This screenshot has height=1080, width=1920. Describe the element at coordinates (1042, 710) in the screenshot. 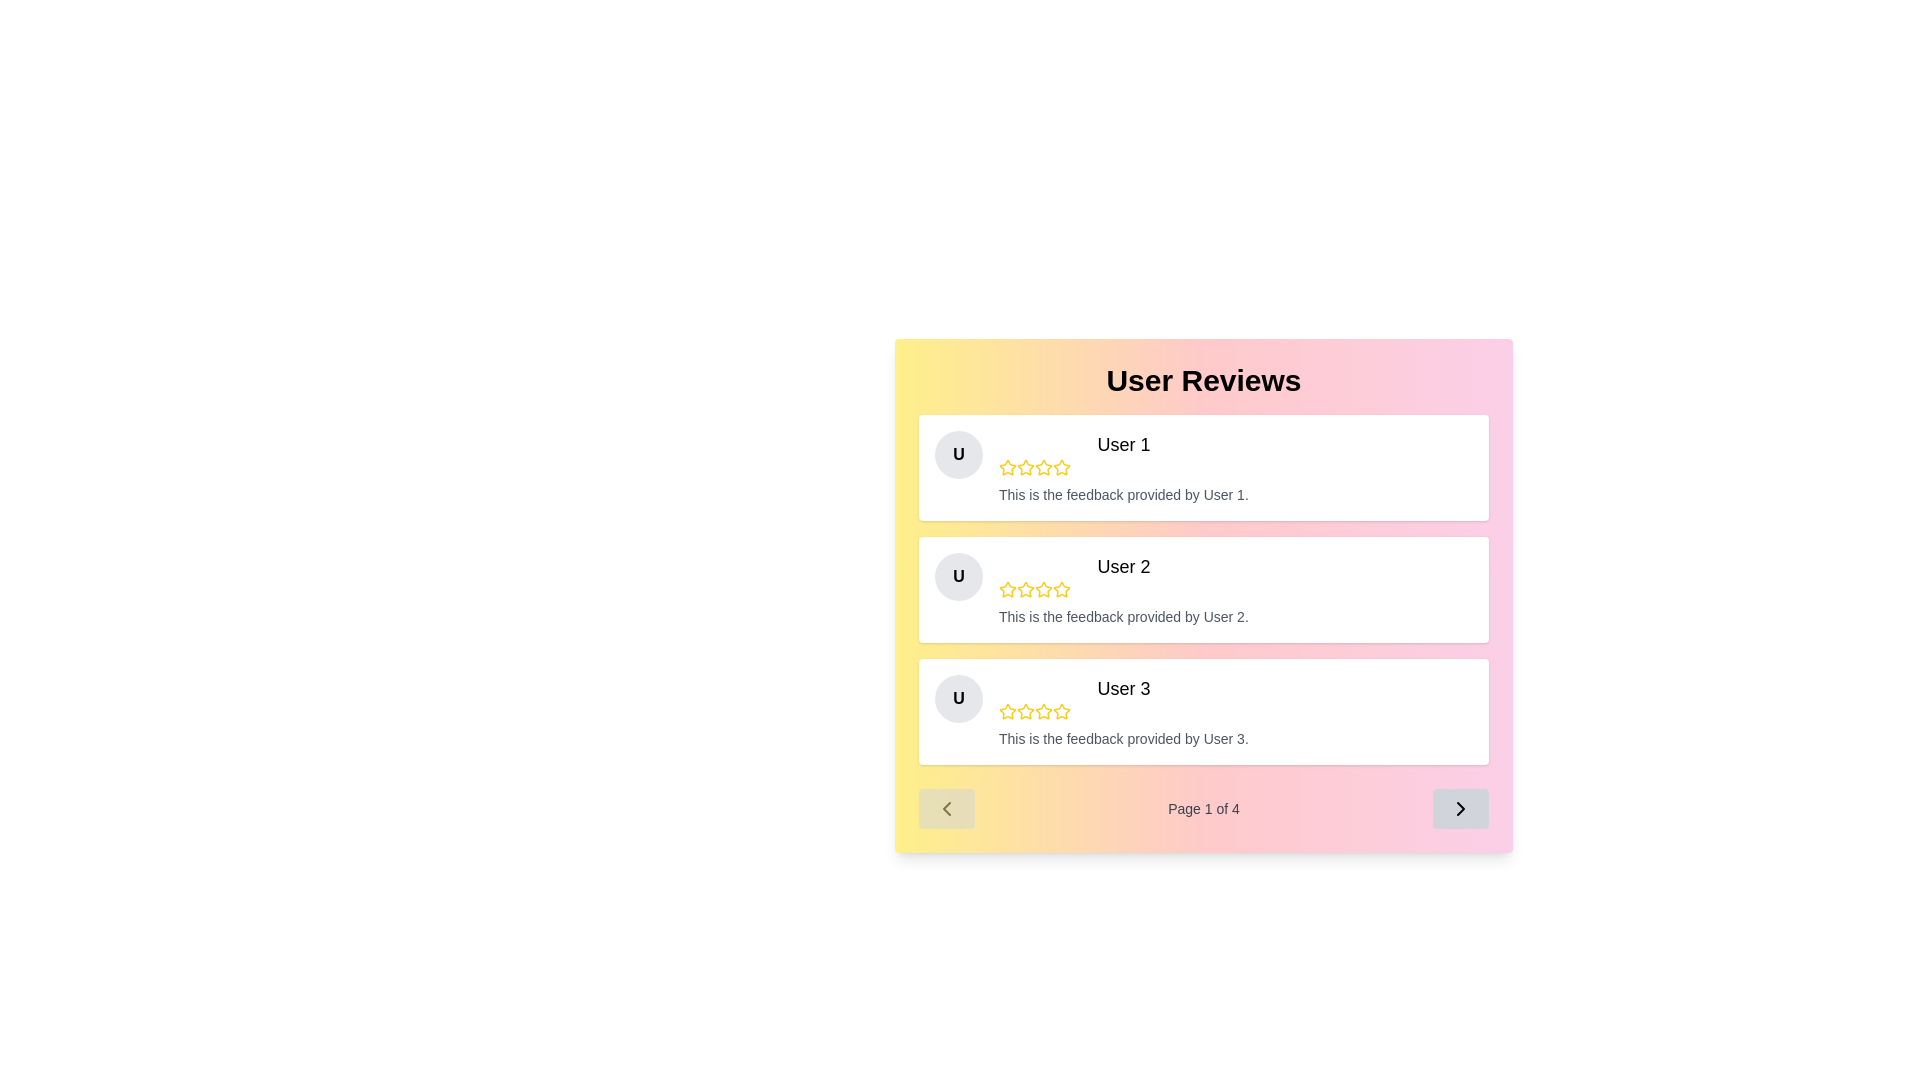

I see `the third star in the rating system for User 3` at that location.